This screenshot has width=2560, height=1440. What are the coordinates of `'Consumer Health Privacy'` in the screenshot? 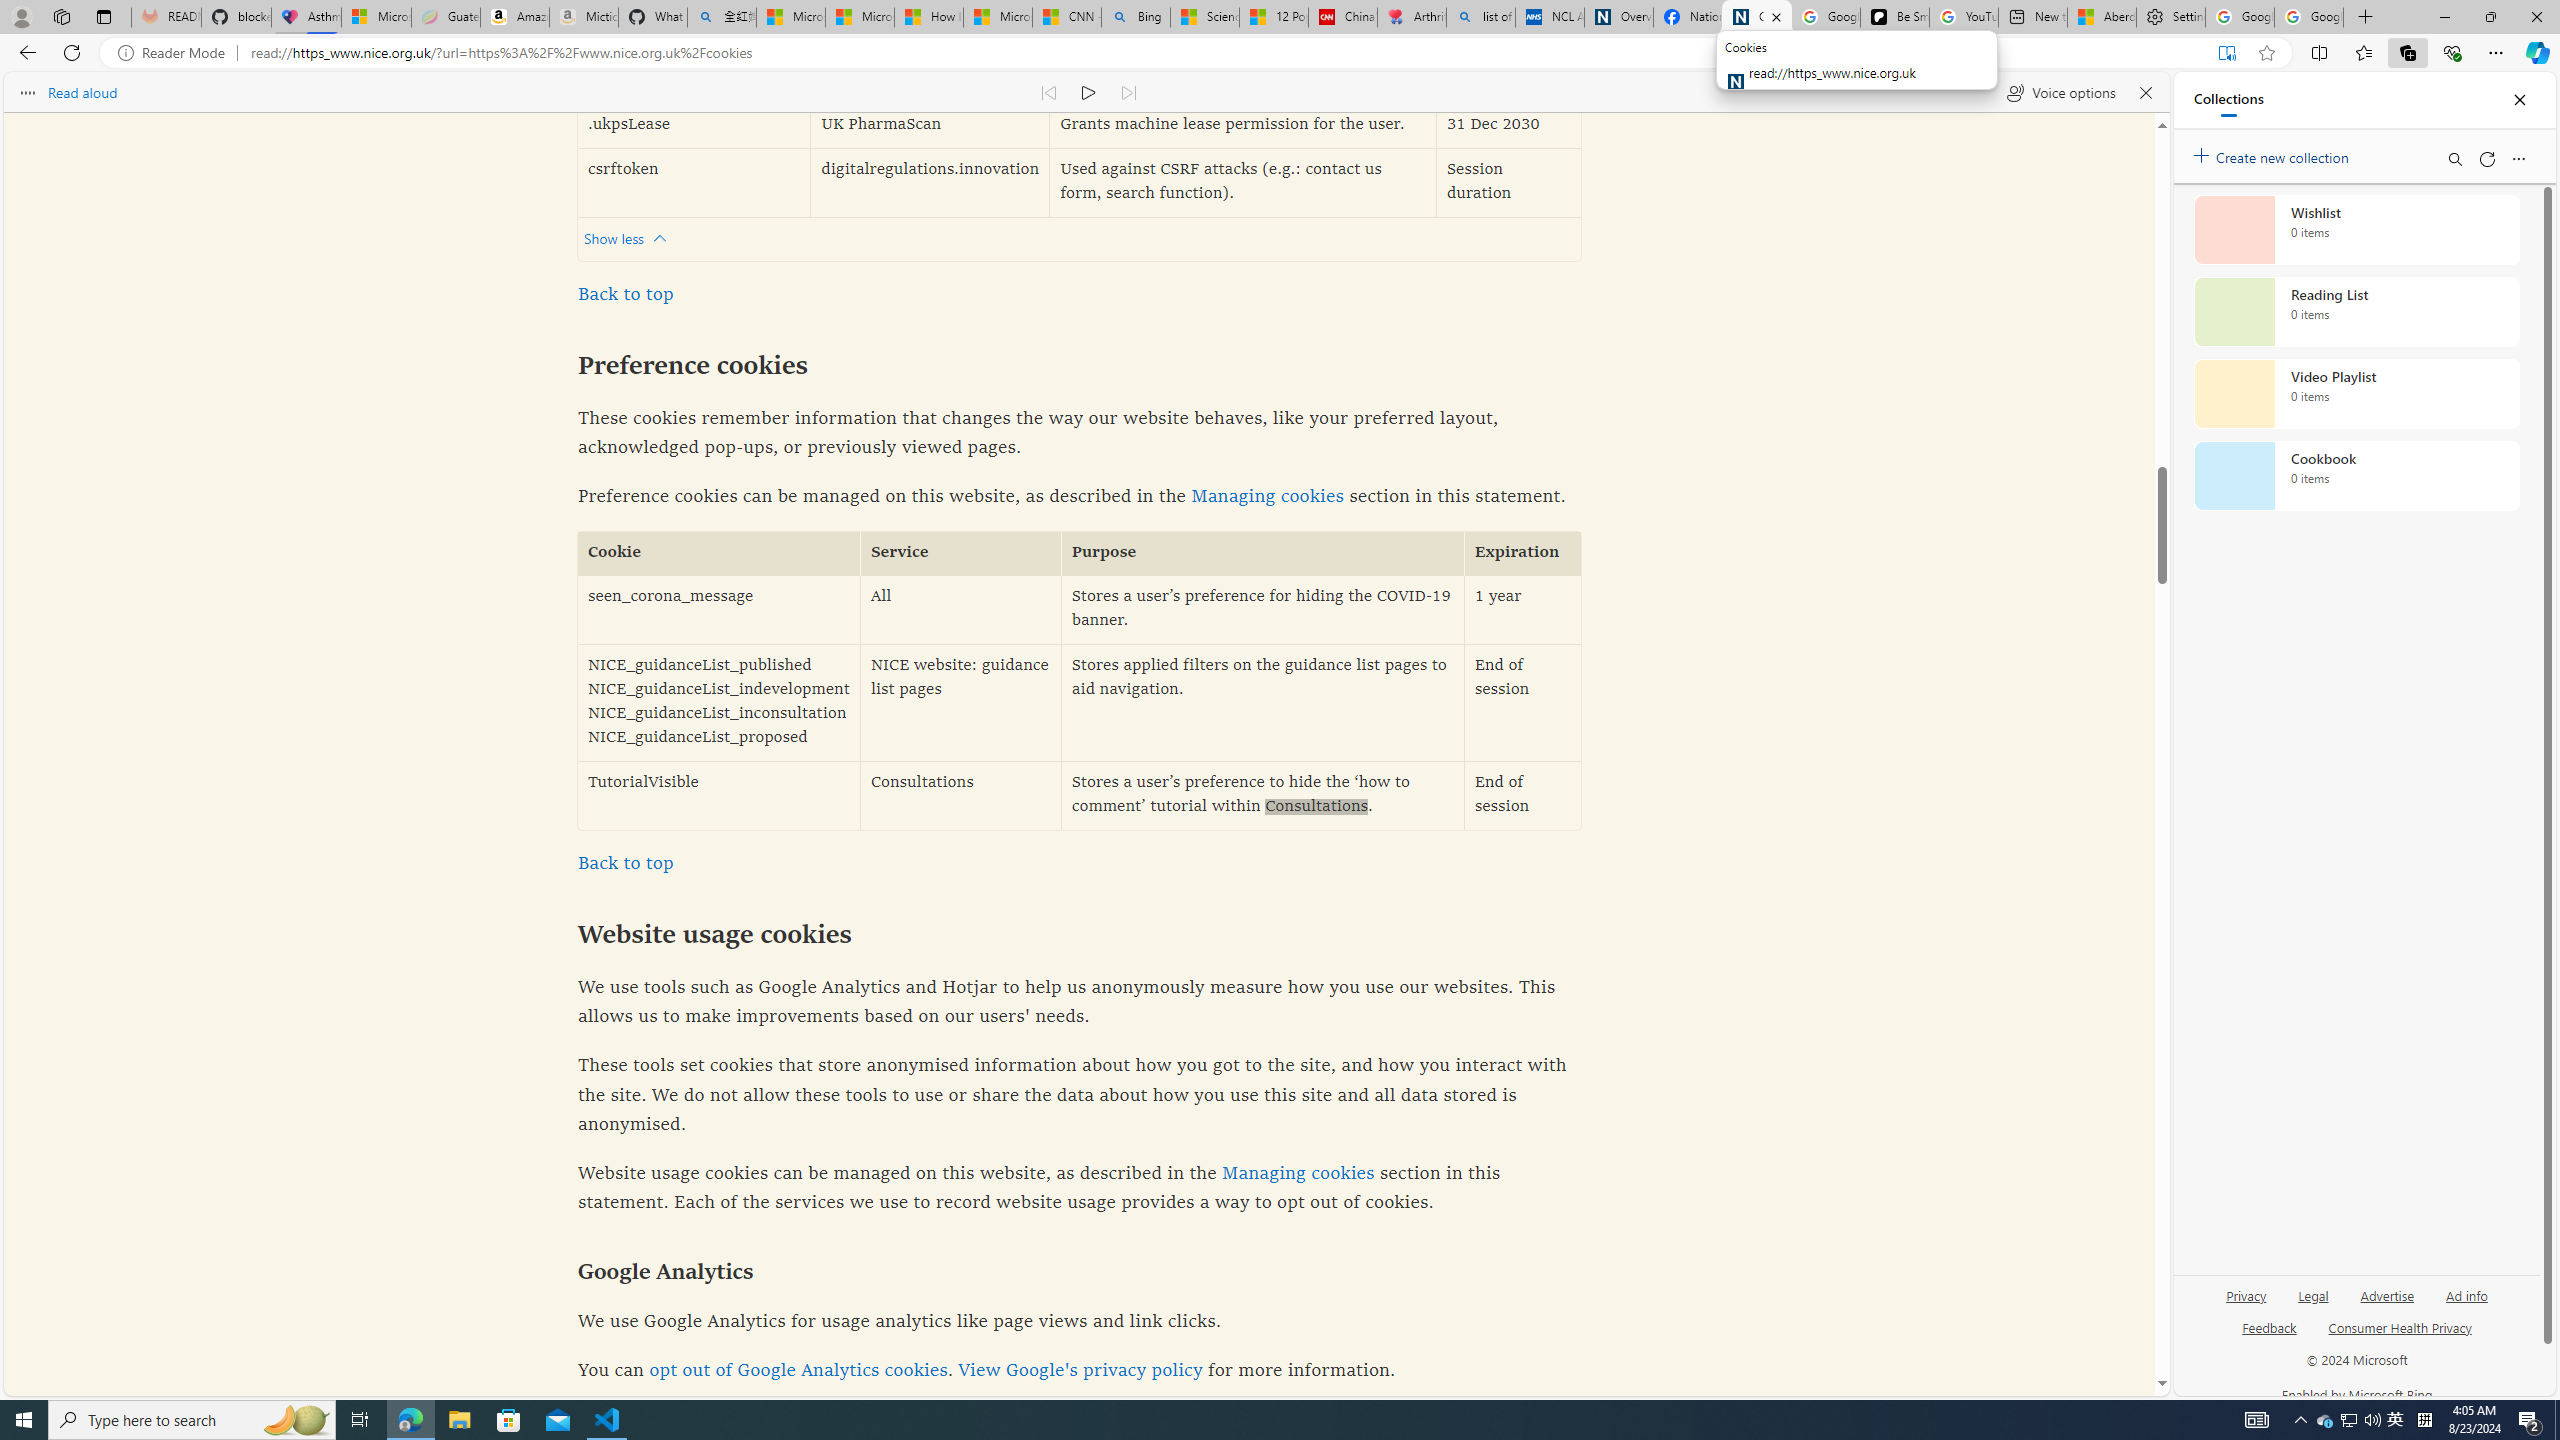 It's located at (2400, 1334).